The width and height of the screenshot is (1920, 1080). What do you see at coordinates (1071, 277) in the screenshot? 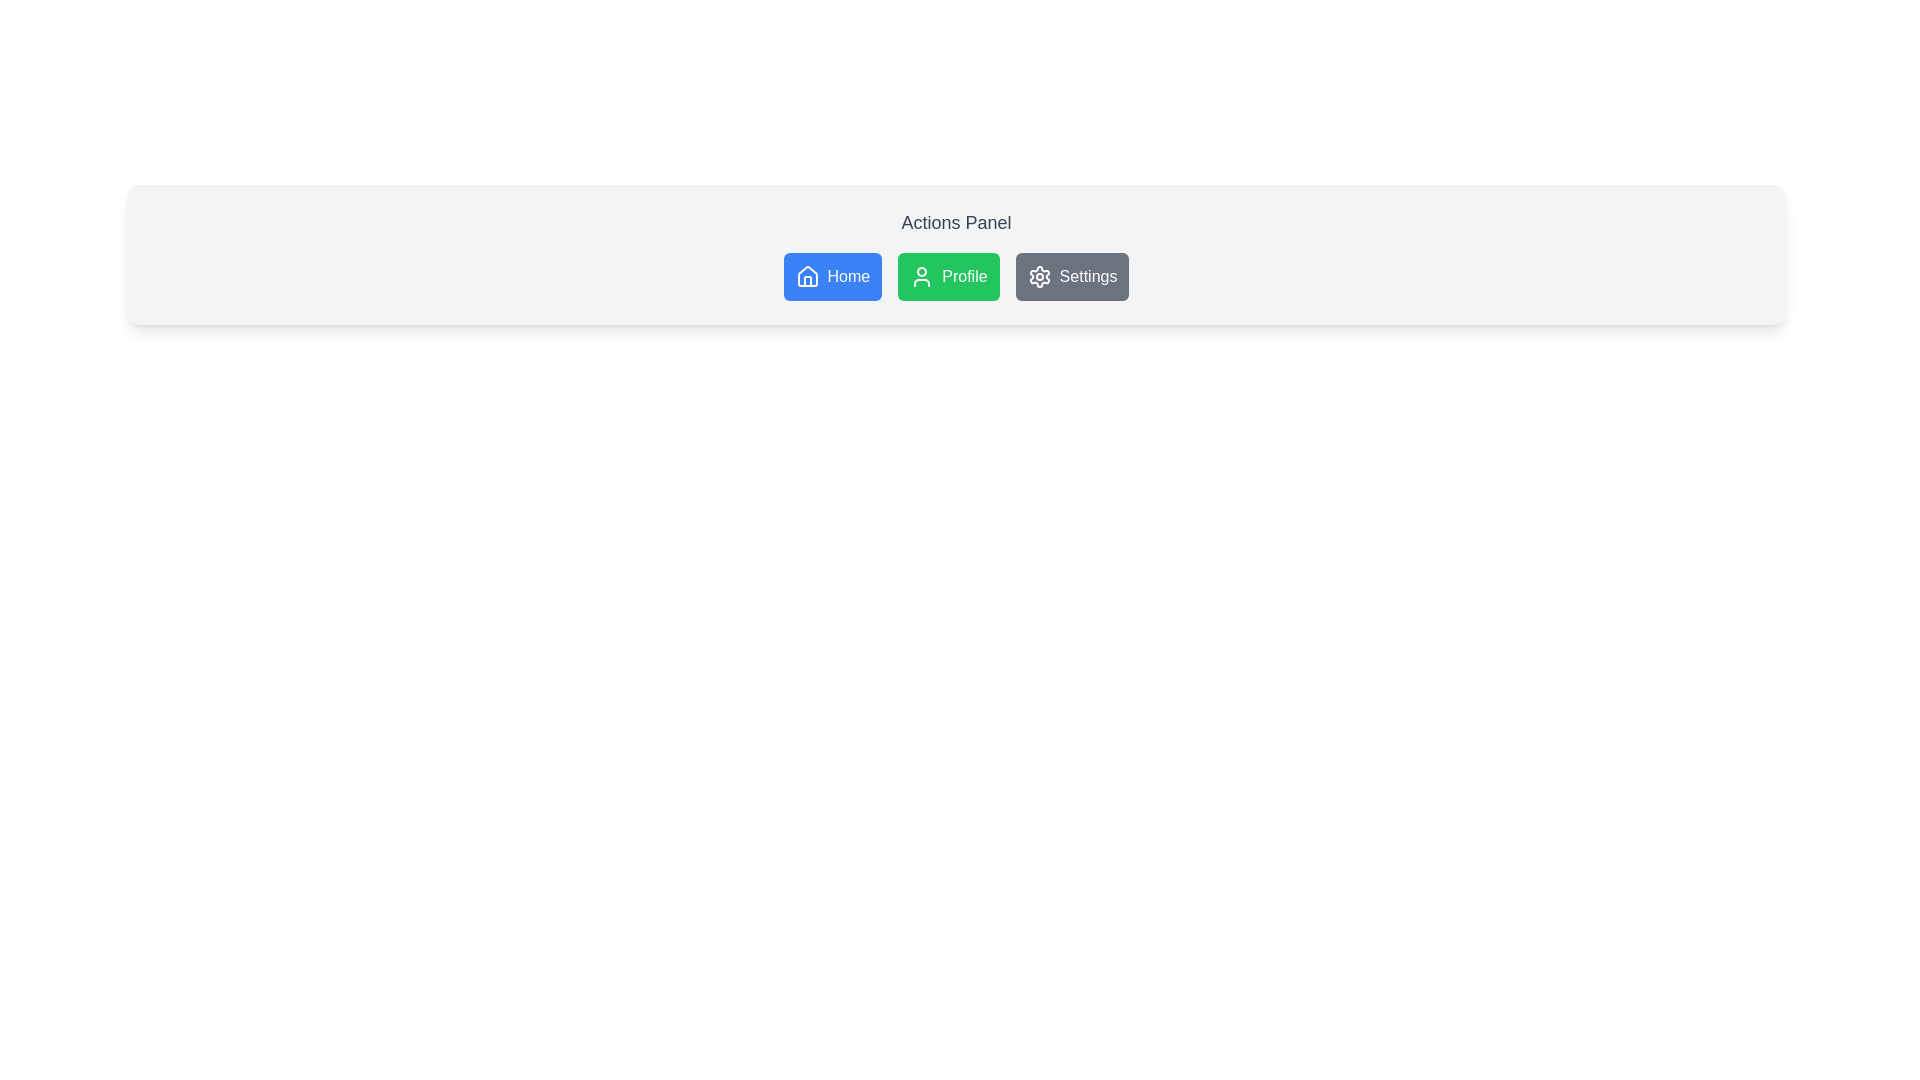
I see `the 'Settings' button, which is the third button in a horizontal row labeled 'Home', 'Profile', and 'Settings'` at bounding box center [1071, 277].